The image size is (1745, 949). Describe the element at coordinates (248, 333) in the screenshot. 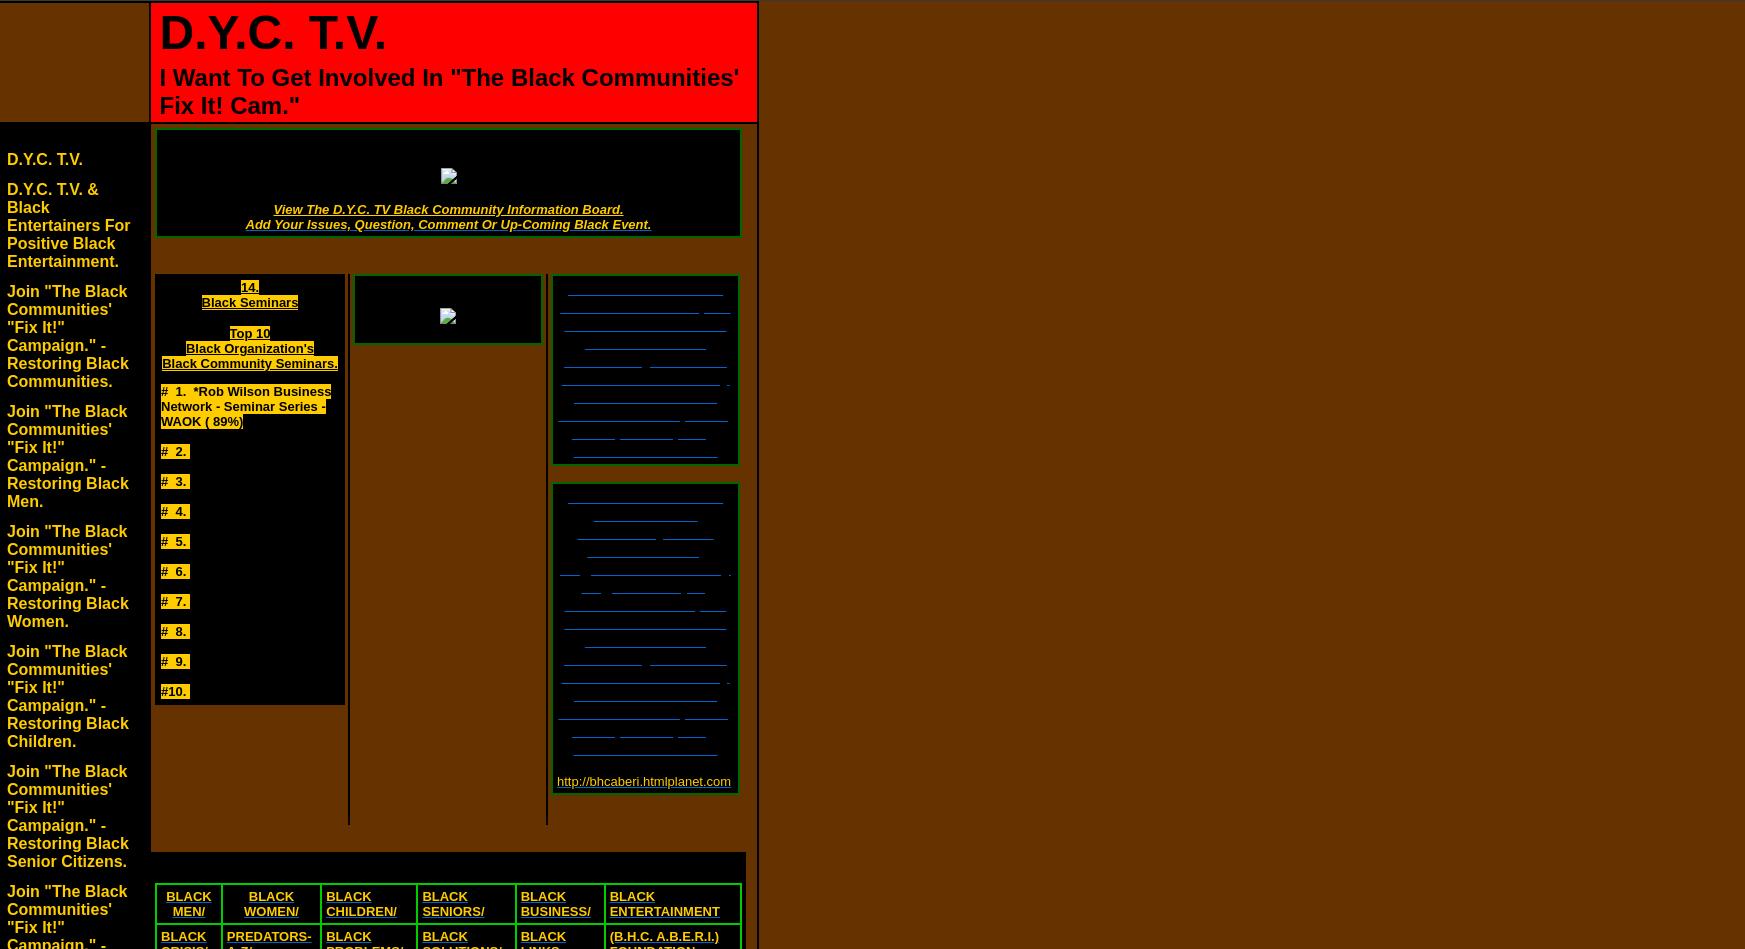

I see `'Top 10'` at that location.